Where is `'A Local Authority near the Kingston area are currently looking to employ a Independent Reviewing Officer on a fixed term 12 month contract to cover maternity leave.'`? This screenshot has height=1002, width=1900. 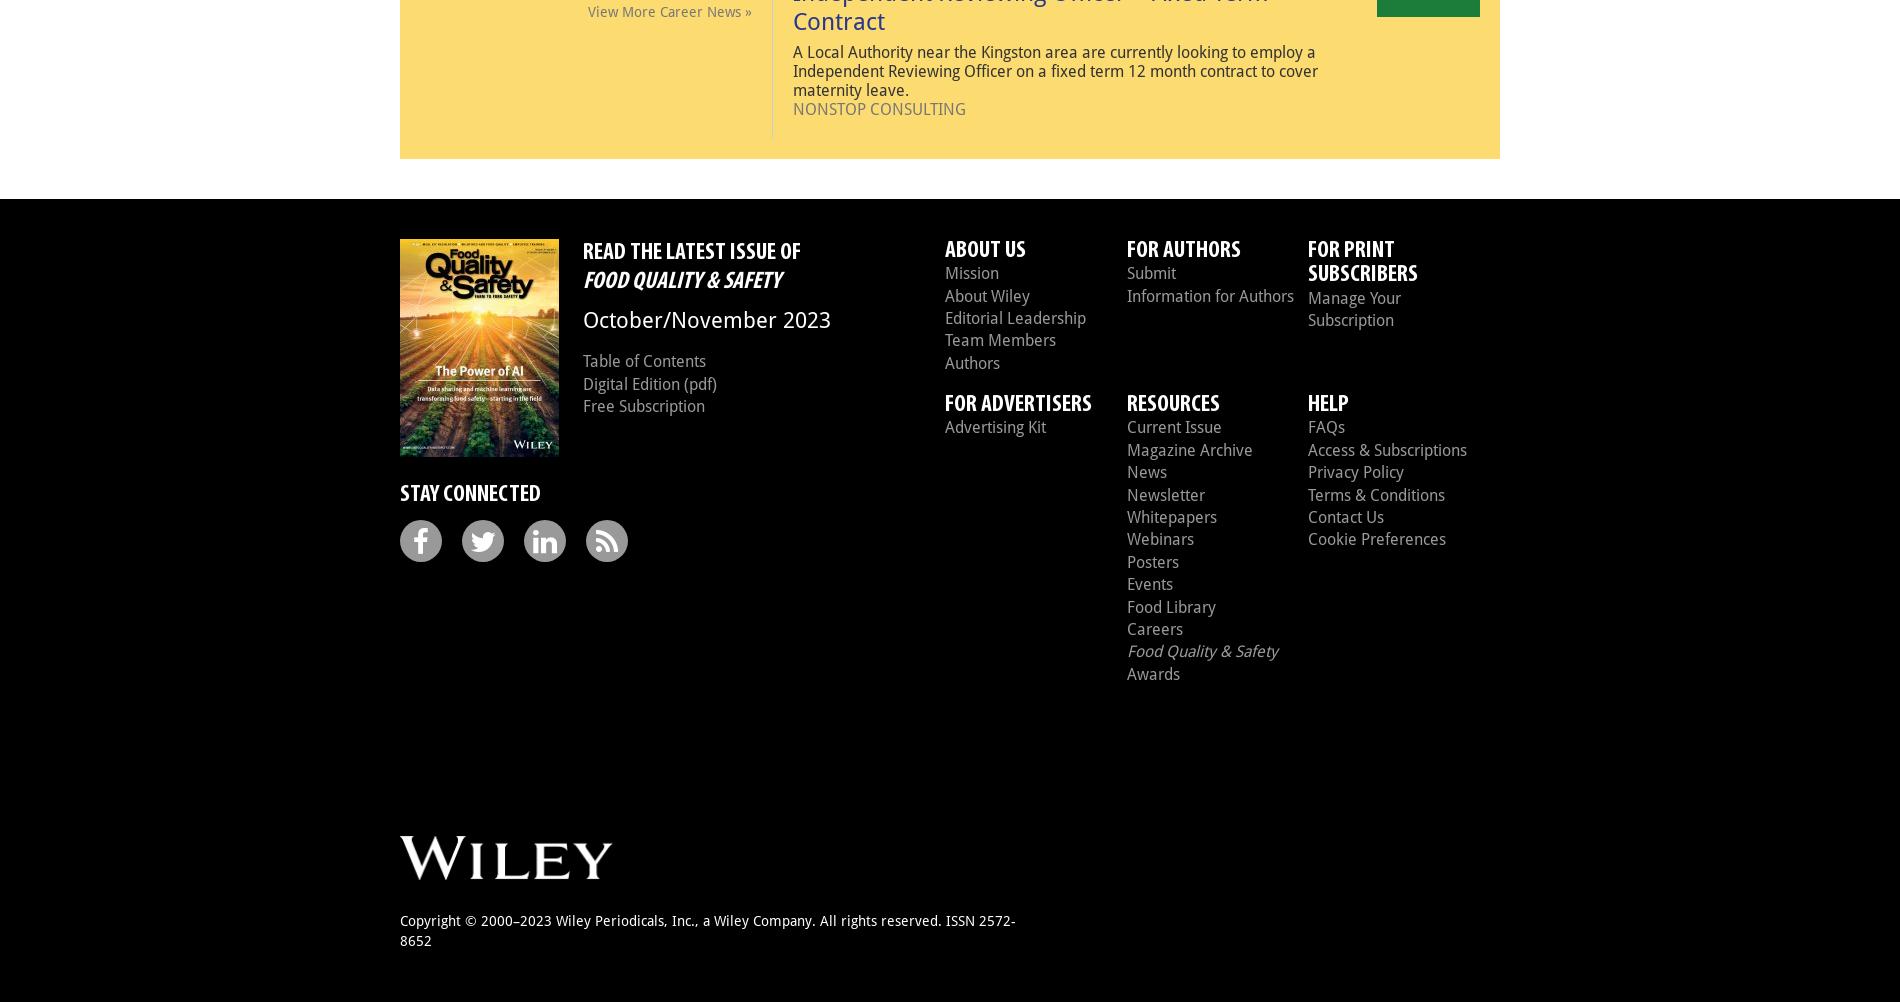
'A Local Authority near the Kingston area are currently looking to employ a Independent Reviewing Officer on a fixed term 12 month contract to cover maternity leave.' is located at coordinates (1055, 70).